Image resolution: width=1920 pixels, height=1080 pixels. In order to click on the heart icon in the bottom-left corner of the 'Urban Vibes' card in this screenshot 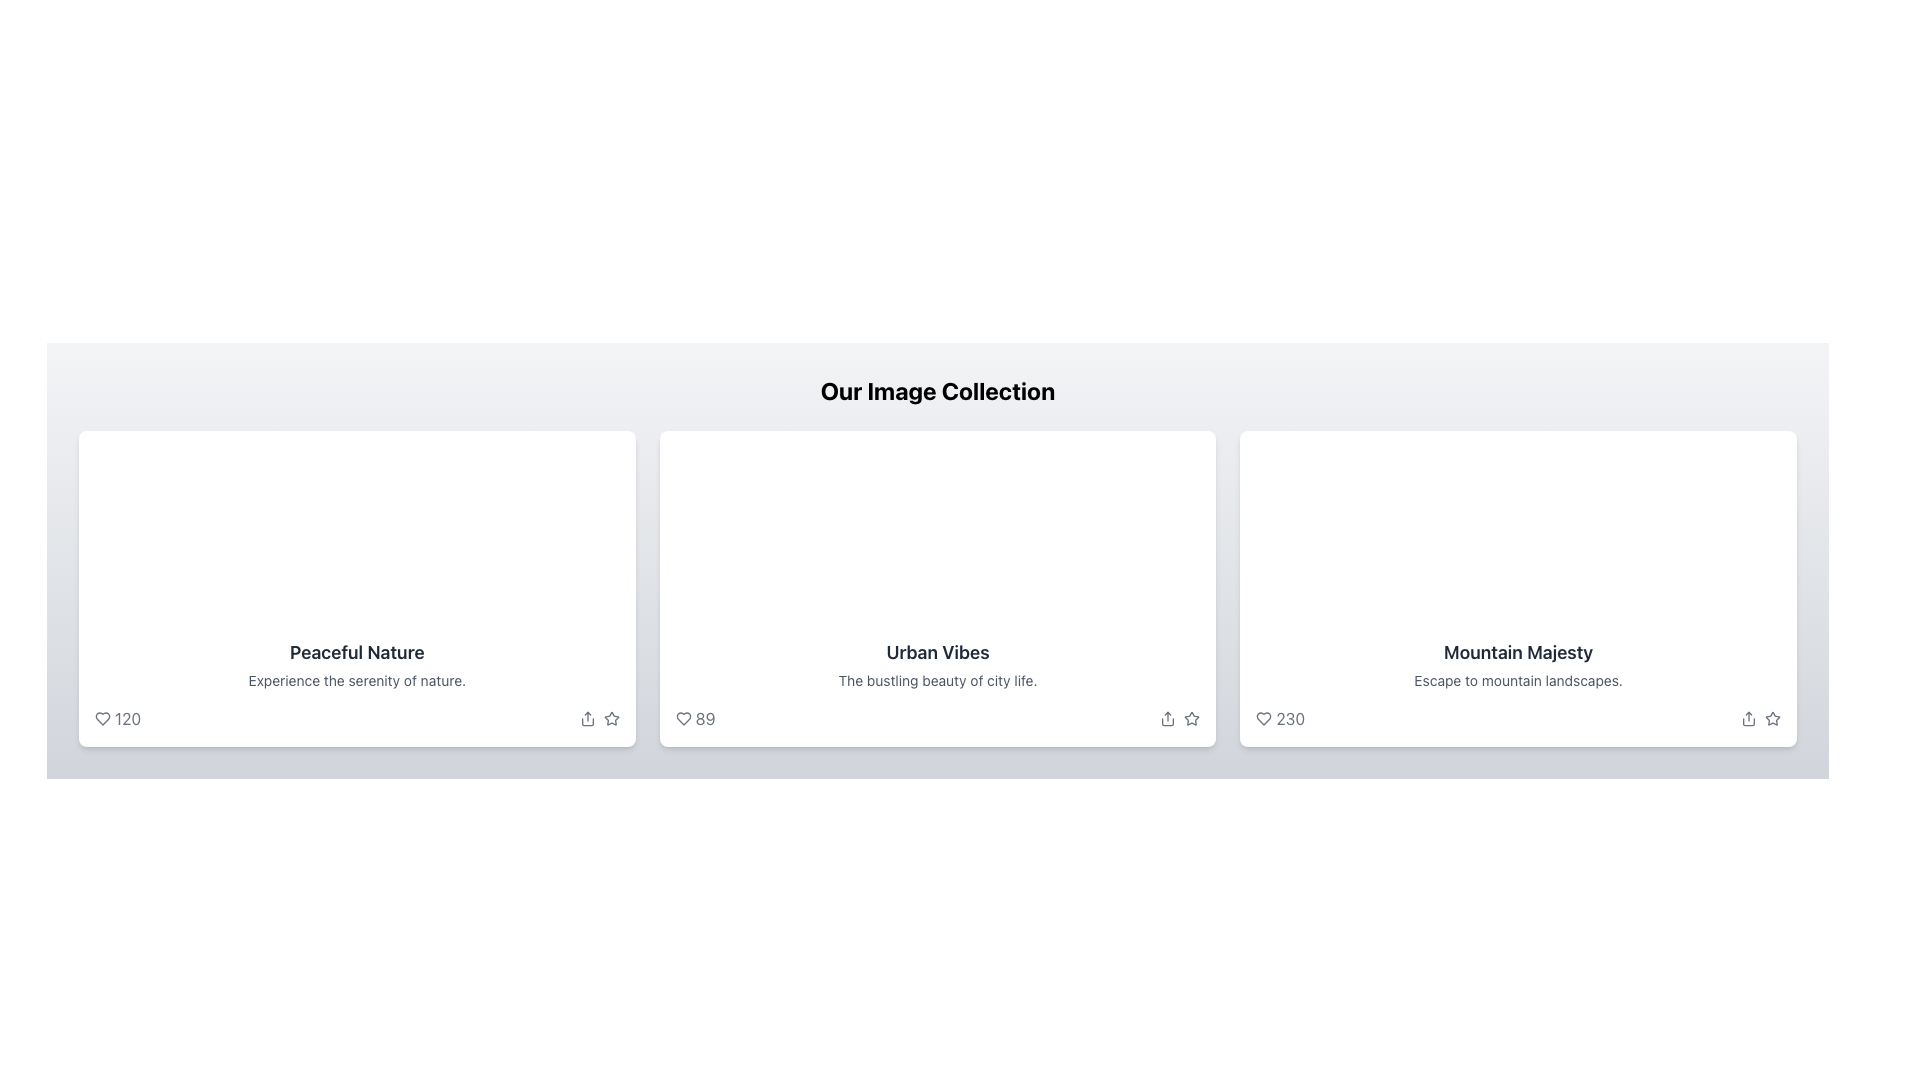, I will do `click(695, 717)`.